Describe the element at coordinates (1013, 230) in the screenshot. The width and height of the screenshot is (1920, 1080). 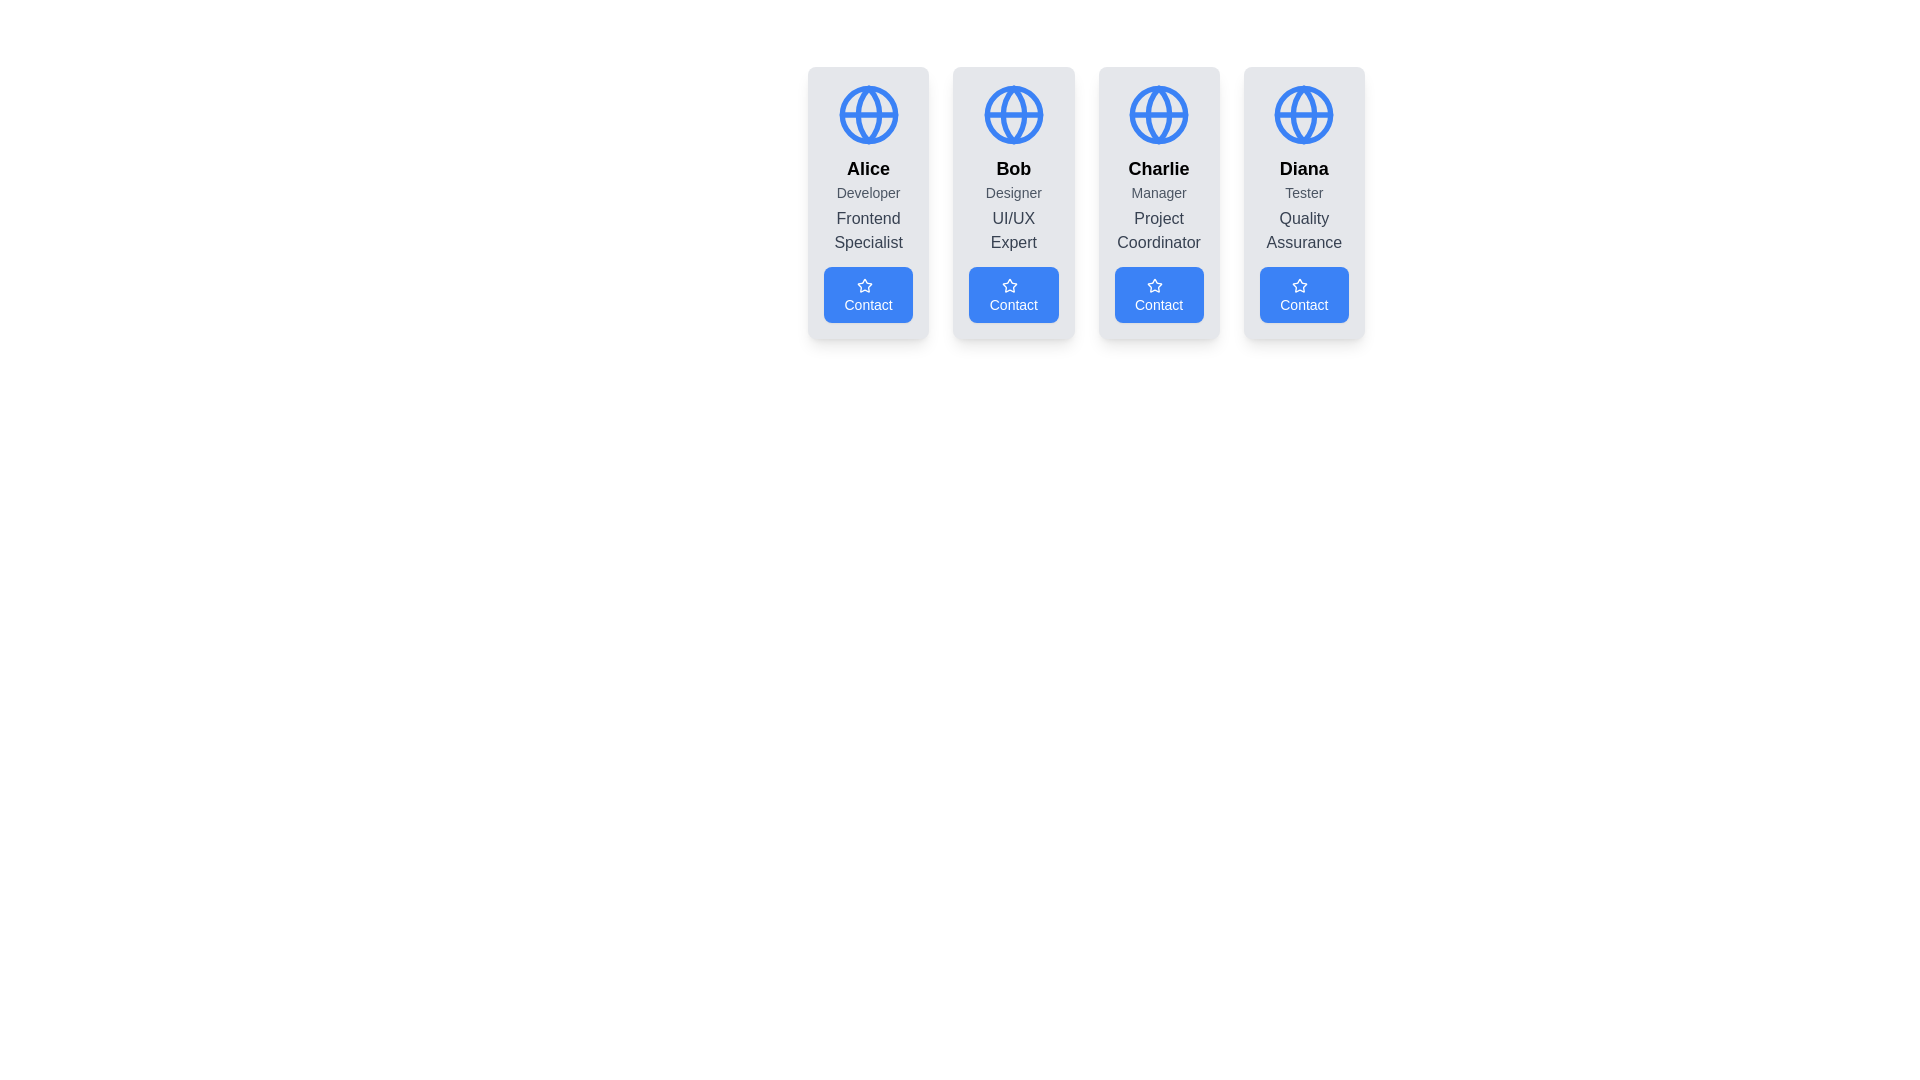
I see `the 'UI/UX Expert' text label, which is styled in muted gray and located below the 'Designer' text and above the 'Contact' button in Bob's profile card` at that location.